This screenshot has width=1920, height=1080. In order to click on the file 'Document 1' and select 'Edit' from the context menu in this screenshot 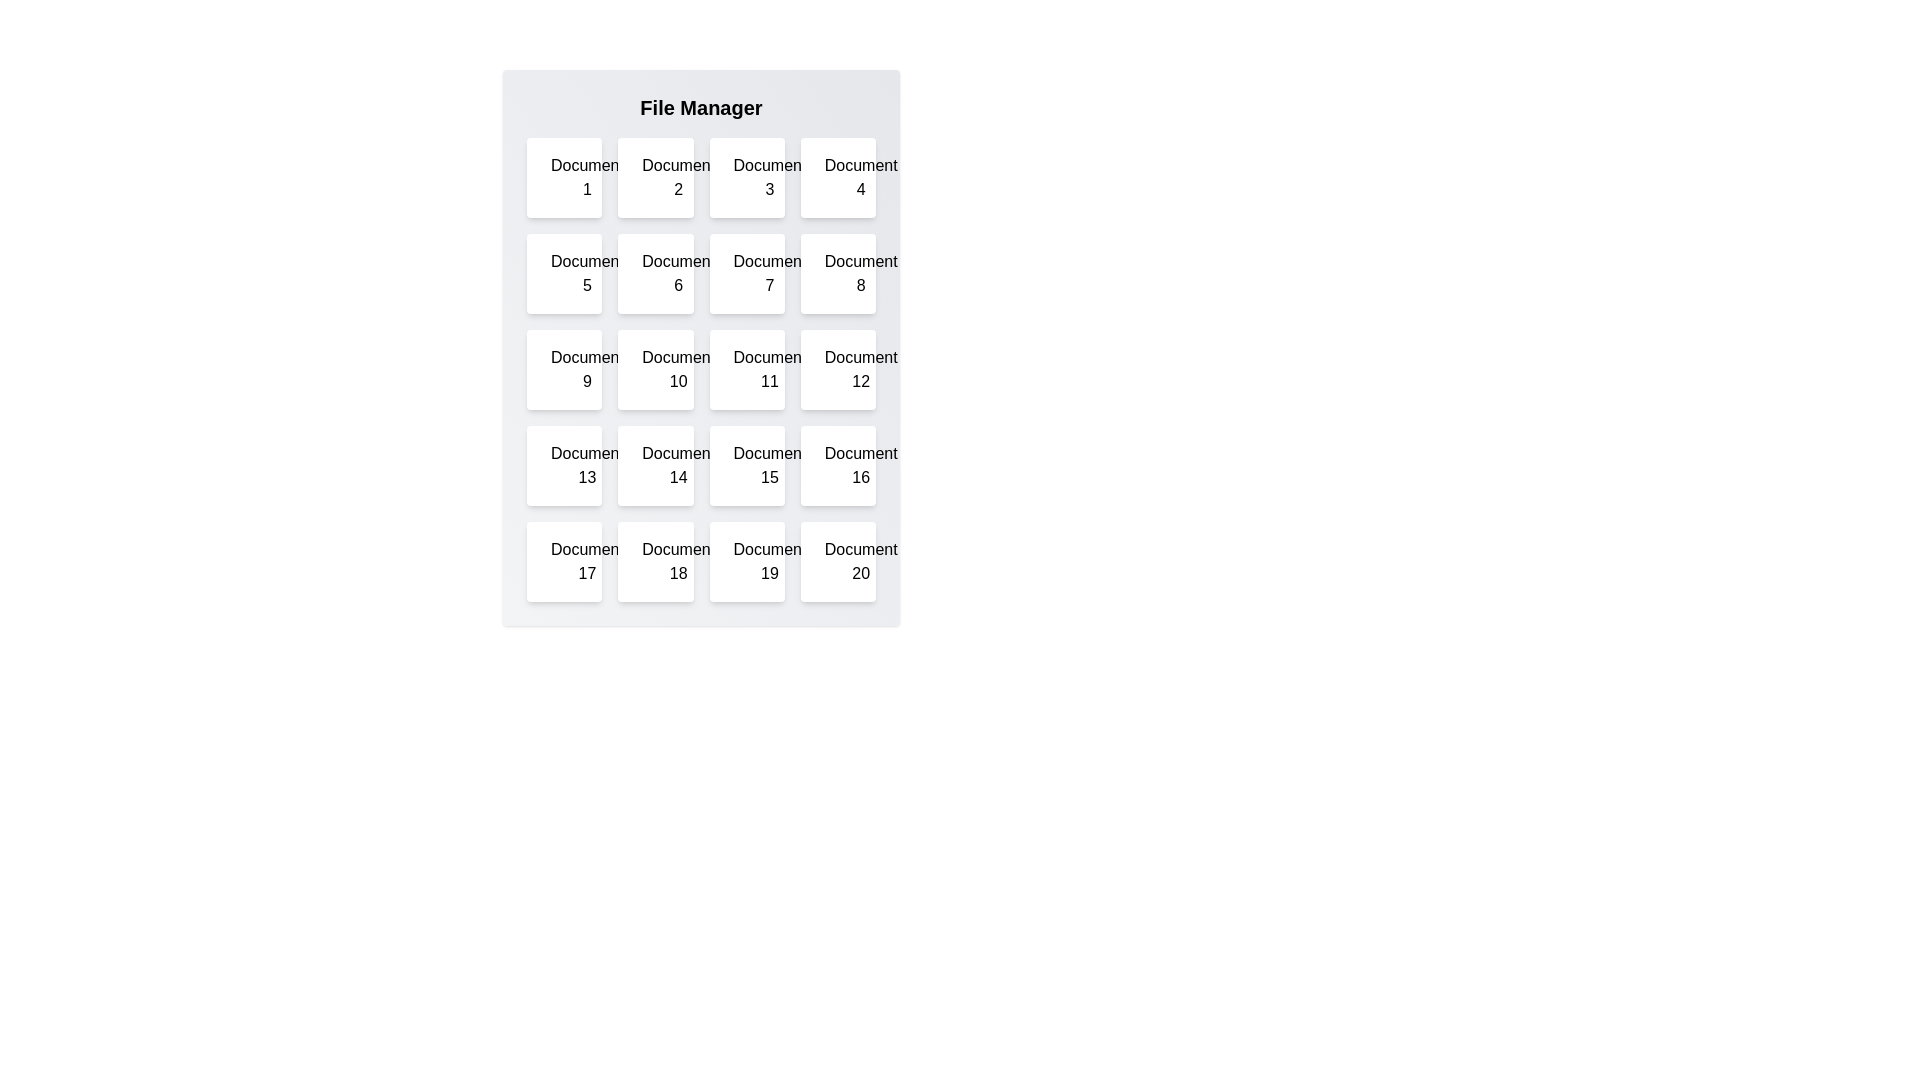, I will do `click(563, 176)`.